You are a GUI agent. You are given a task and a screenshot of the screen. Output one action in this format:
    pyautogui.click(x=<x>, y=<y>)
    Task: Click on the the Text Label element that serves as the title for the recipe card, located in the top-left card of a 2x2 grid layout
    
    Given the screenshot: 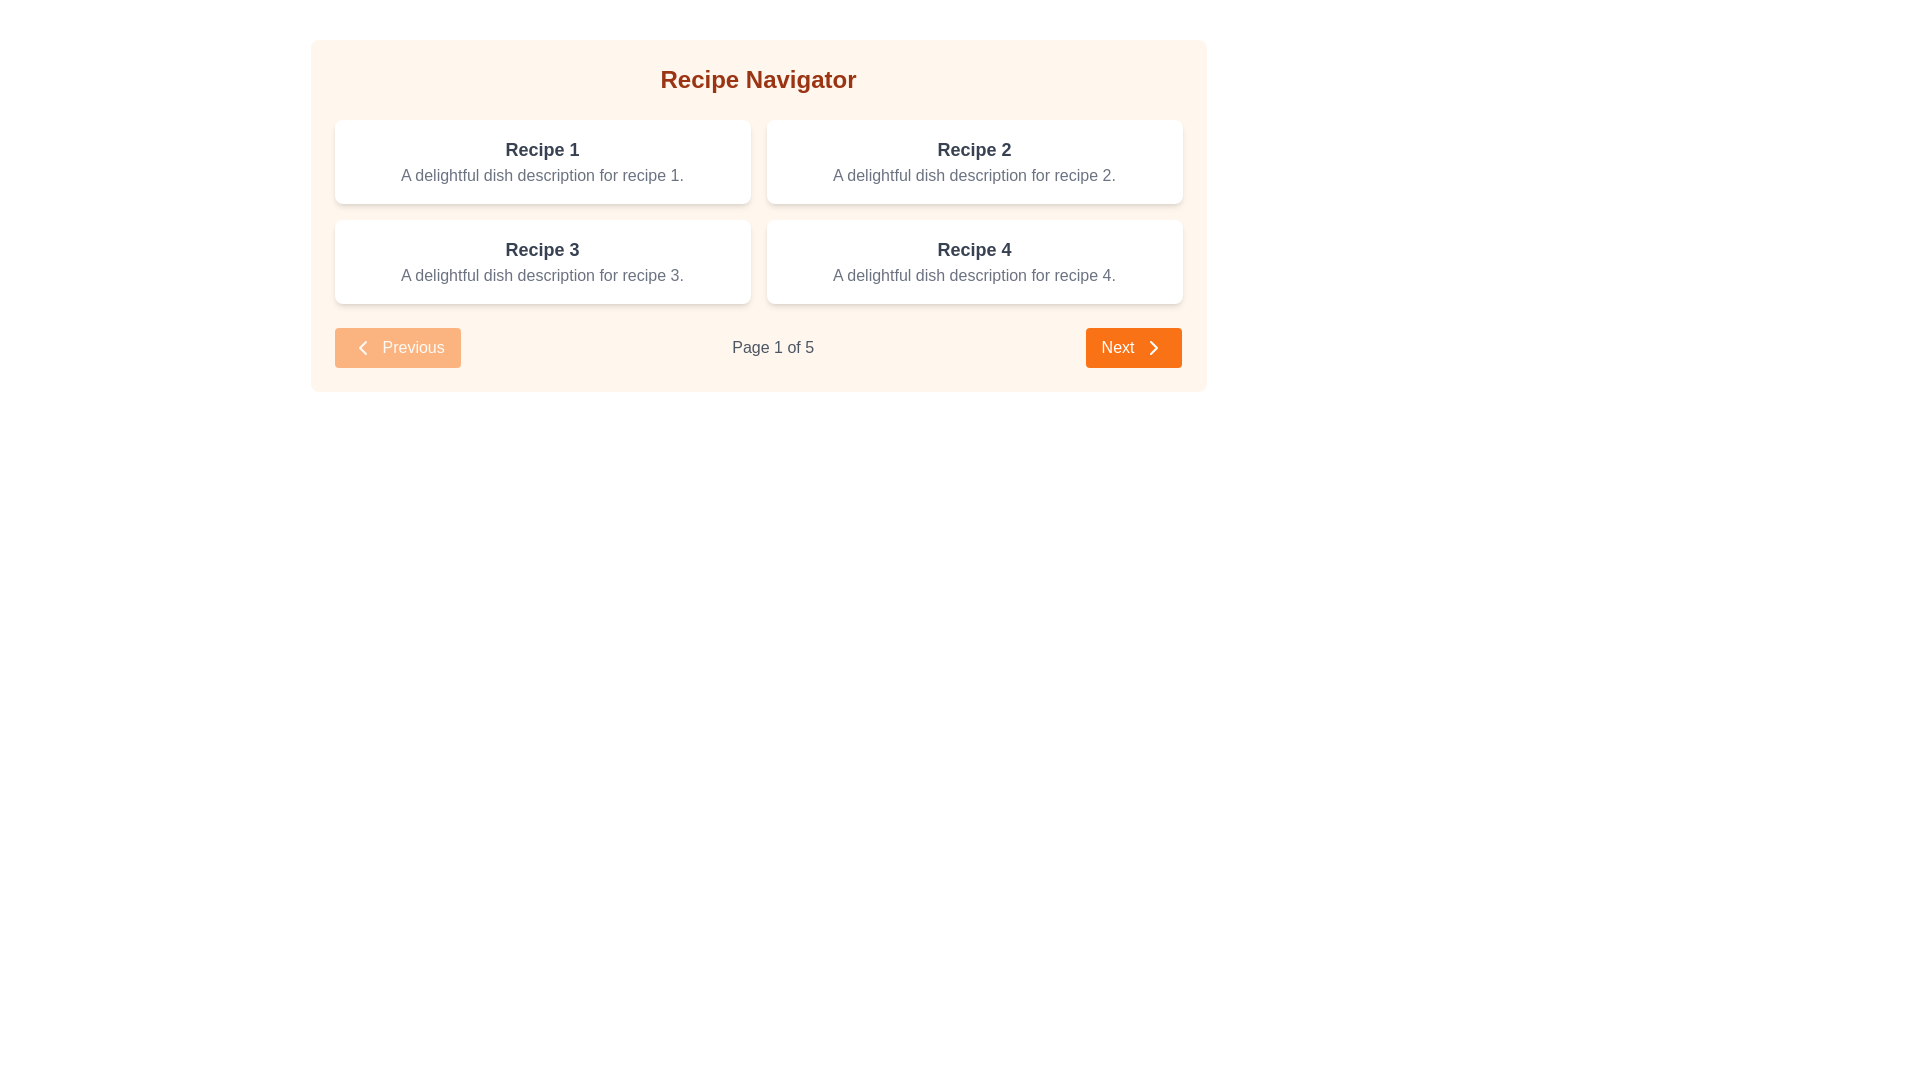 What is the action you would take?
    pyautogui.click(x=542, y=149)
    